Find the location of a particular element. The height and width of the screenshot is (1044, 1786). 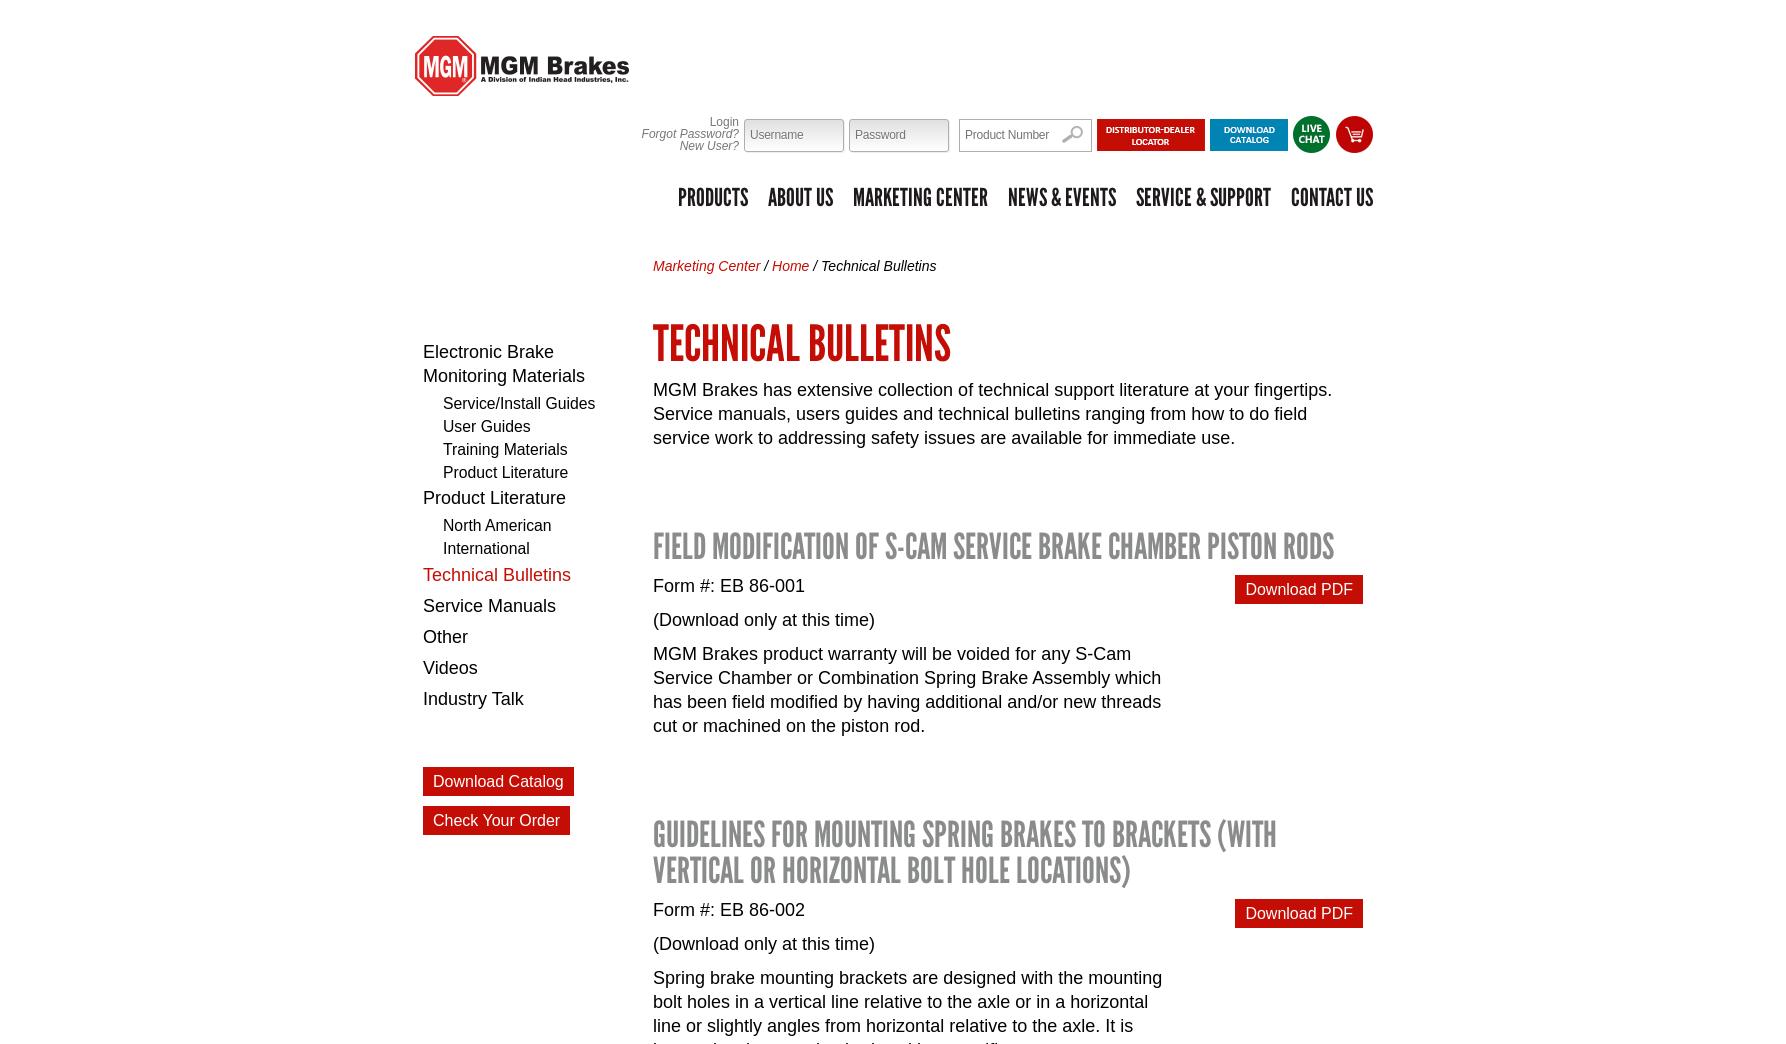

'Other' is located at coordinates (445, 636).